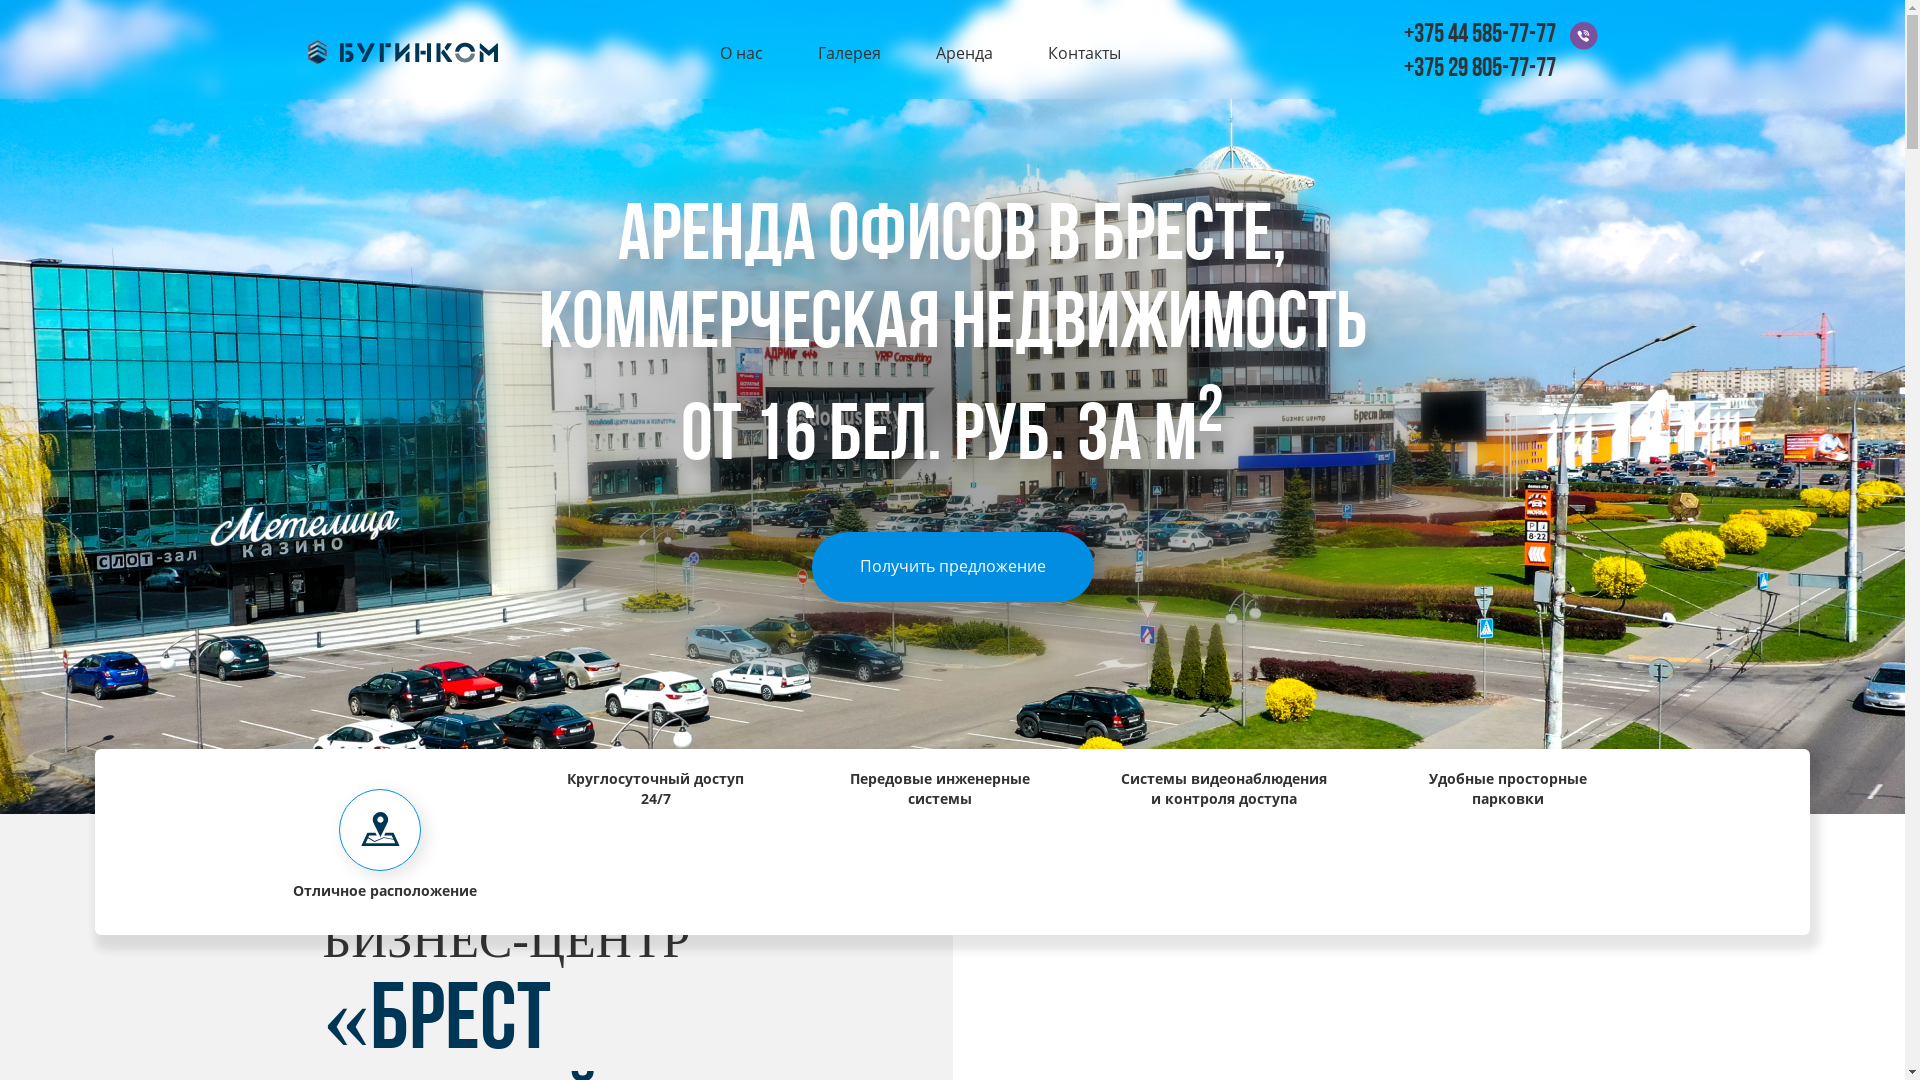 The height and width of the screenshot is (1080, 1920). What do you see at coordinates (1479, 35) in the screenshot?
I see `'+375 44 585-77-77'` at bounding box center [1479, 35].